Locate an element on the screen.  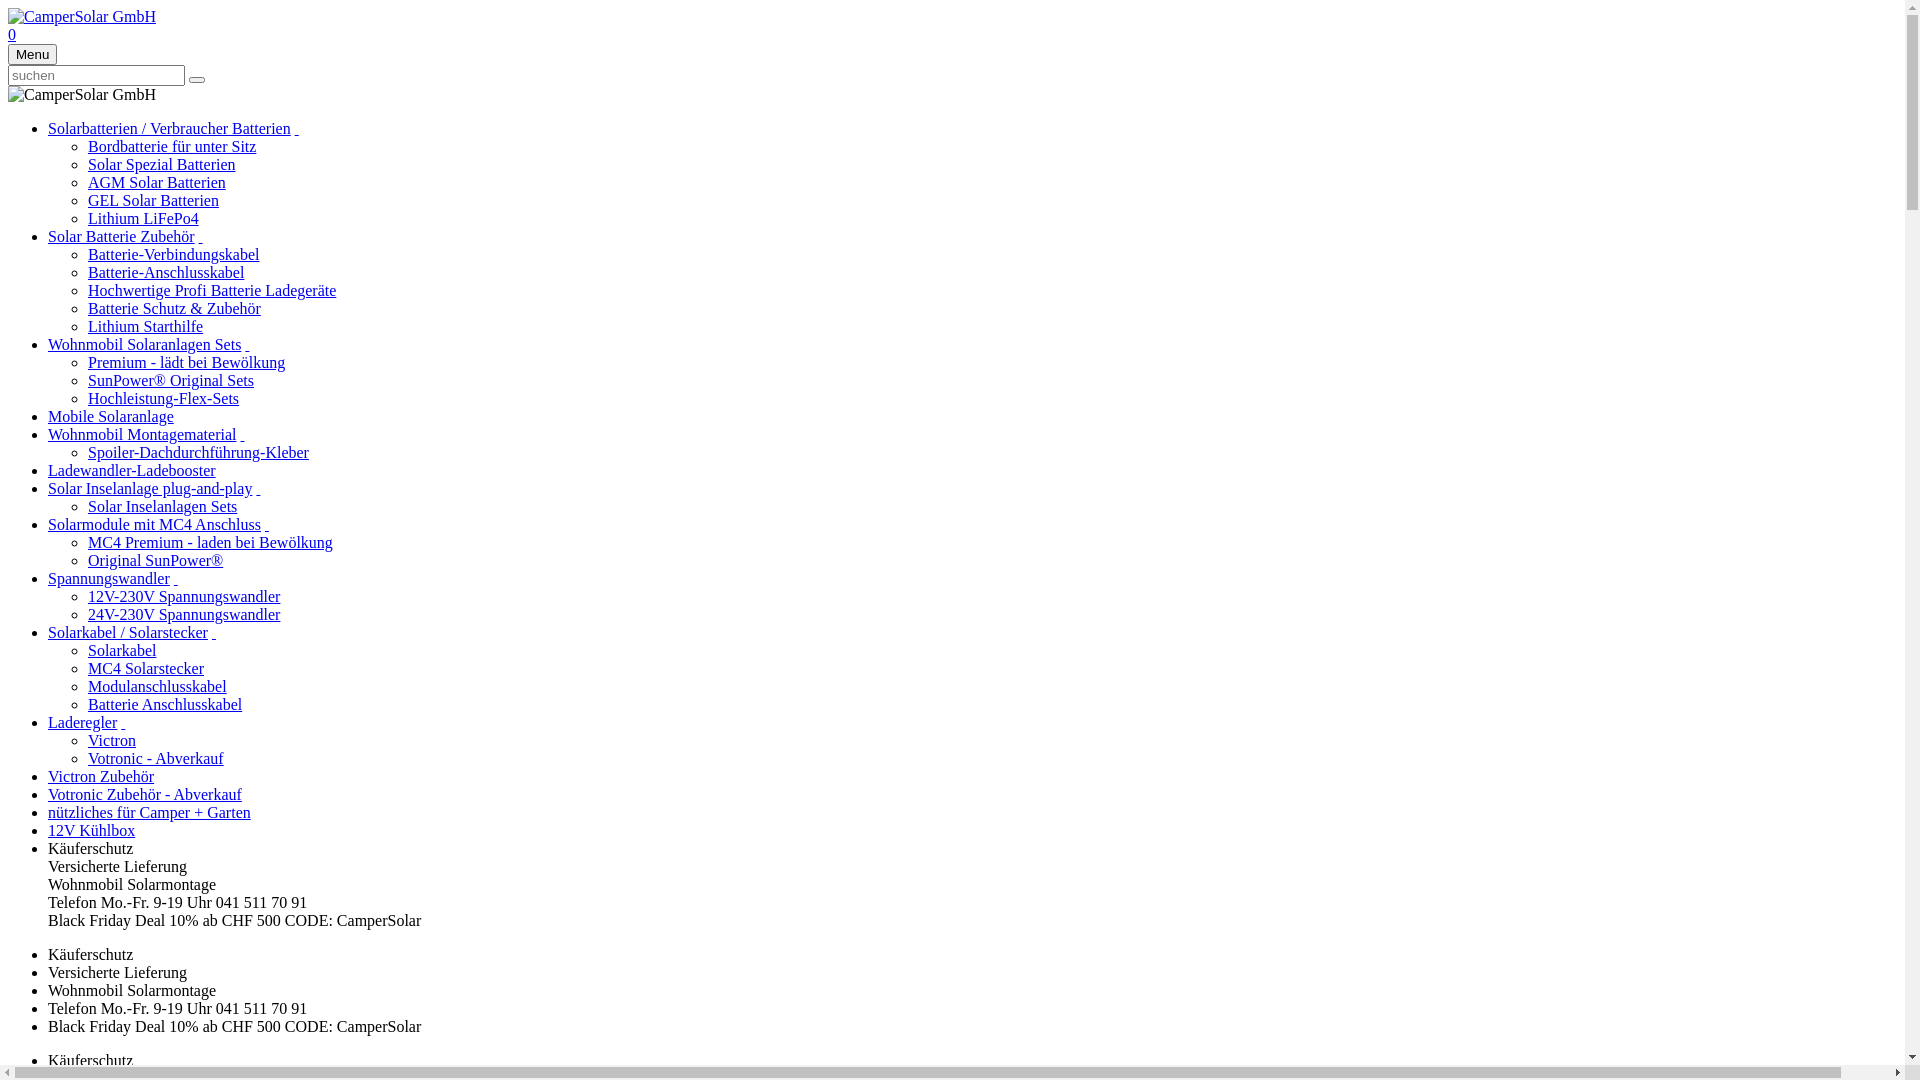
'Batterie Anschlusskabel' is located at coordinates (86, 703).